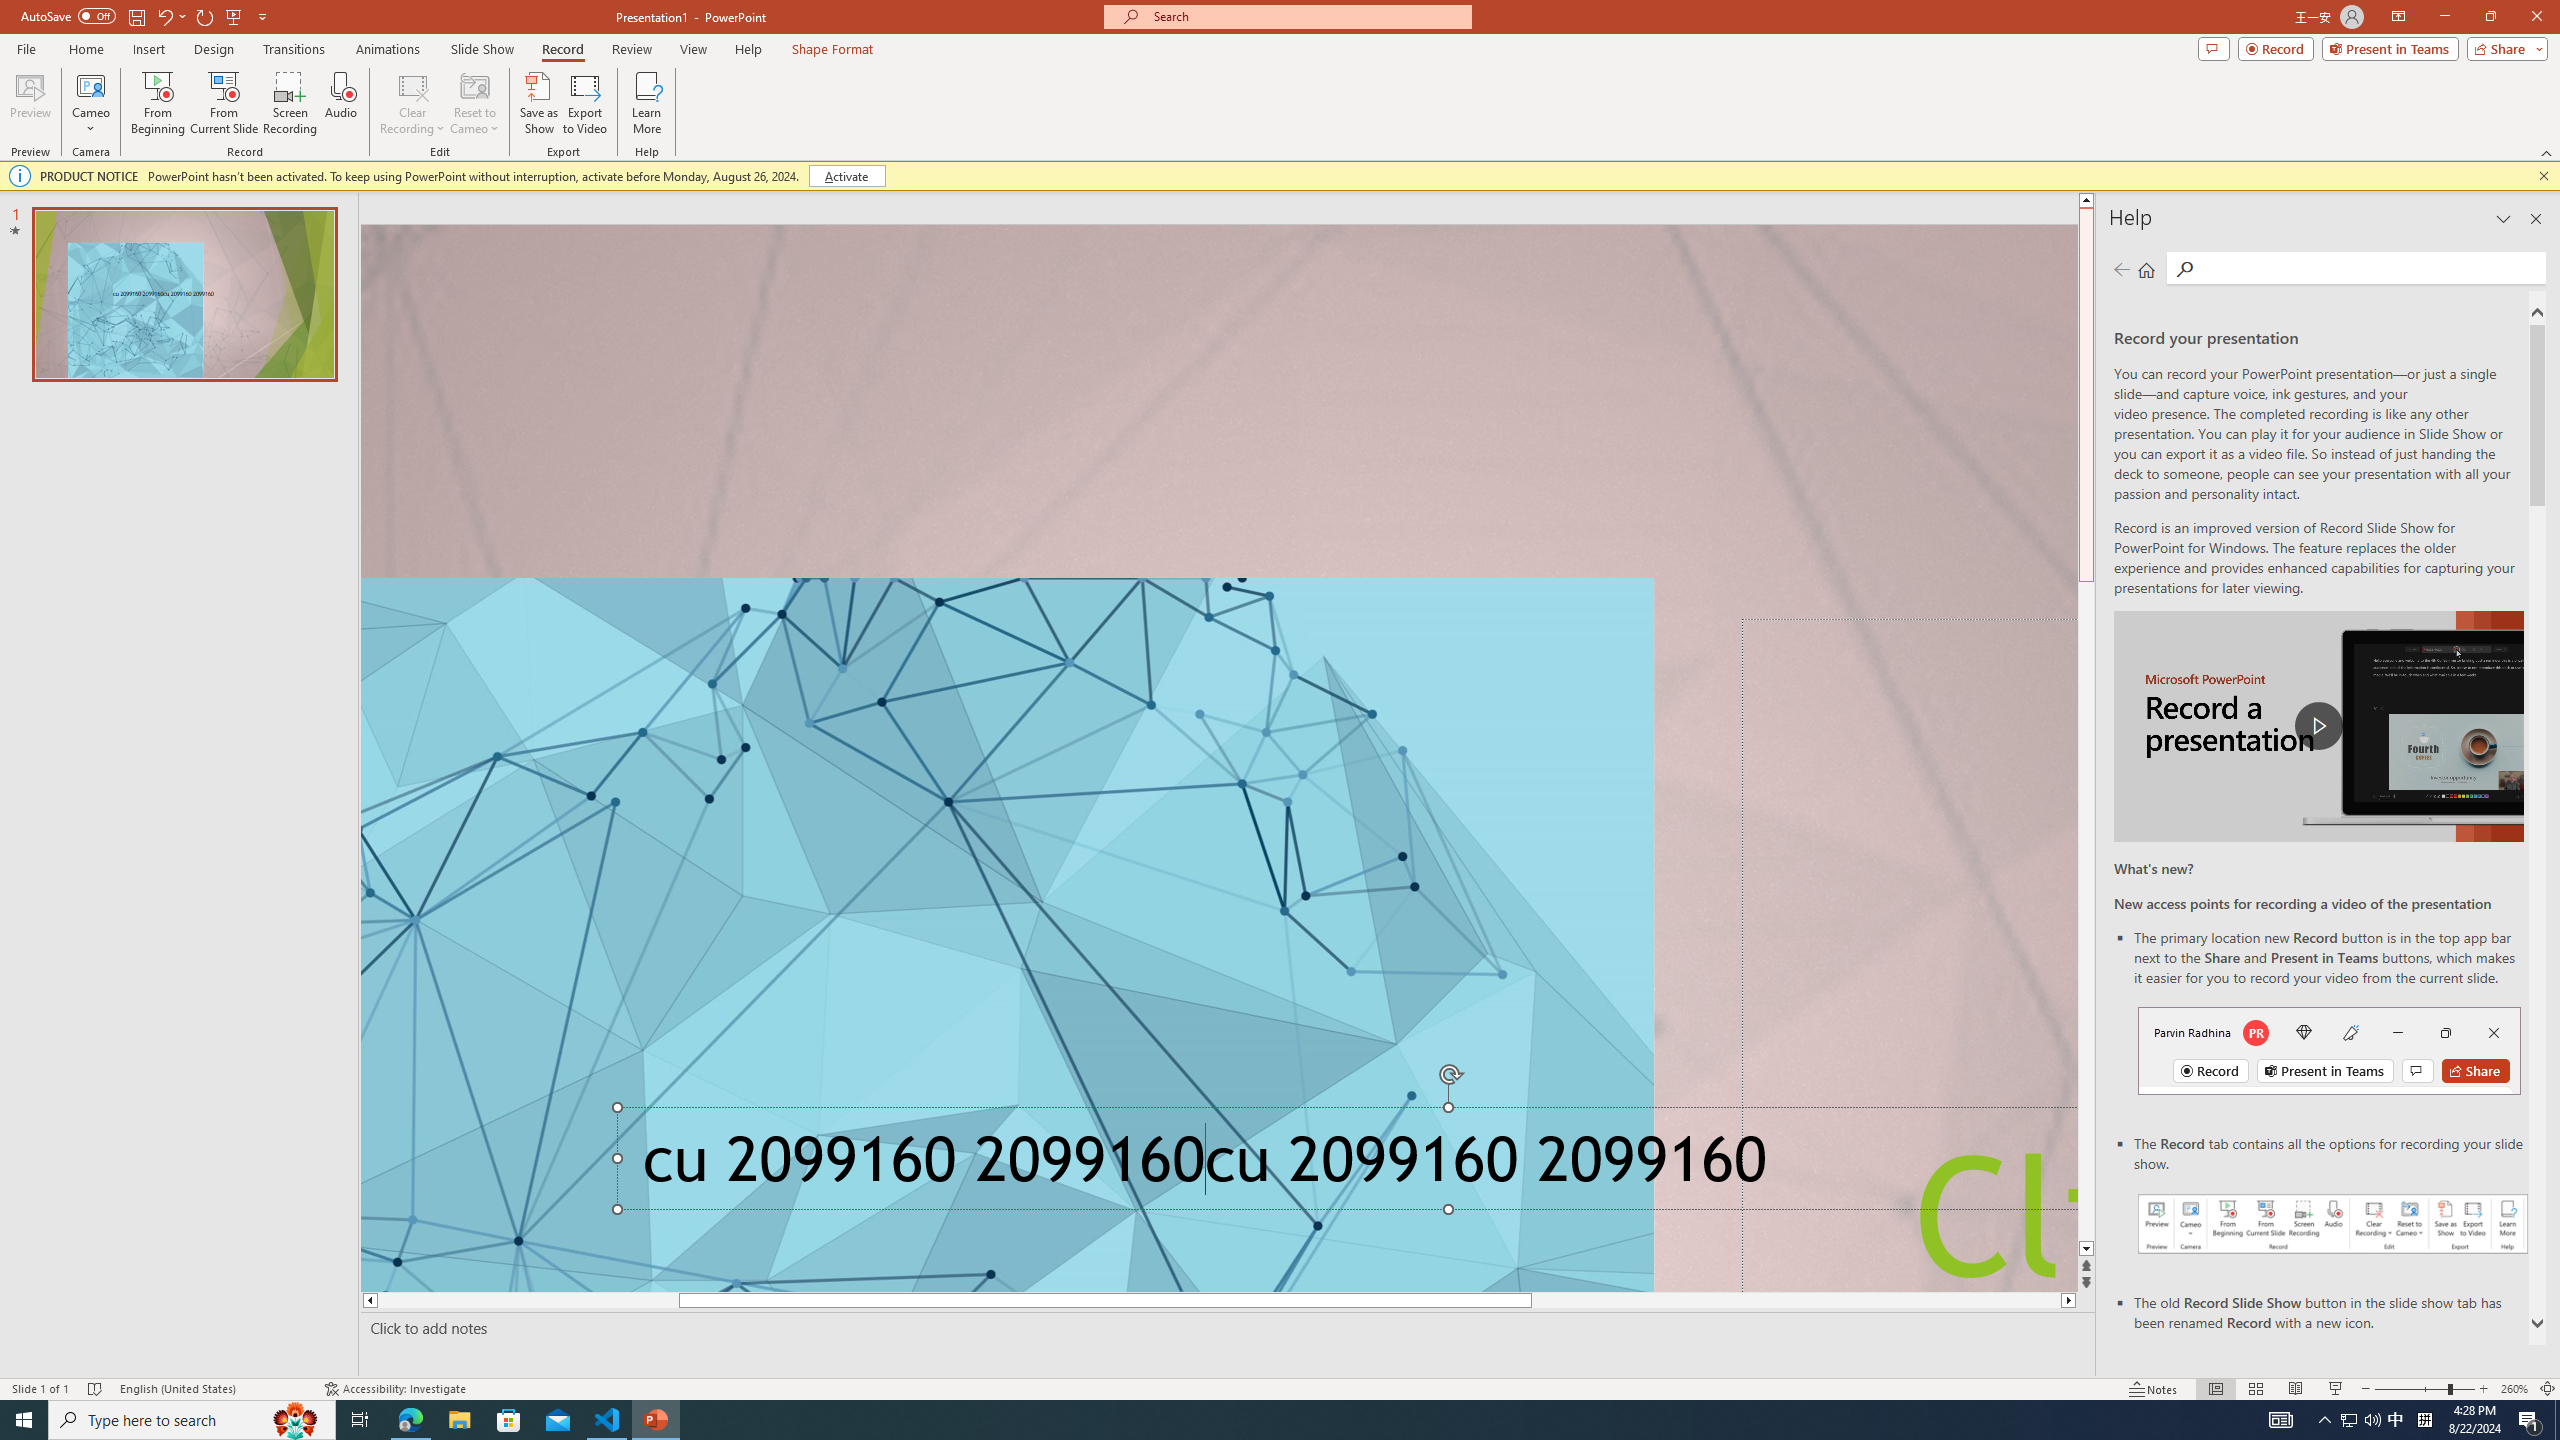 The image size is (2560, 1440). Describe the element at coordinates (2121, 268) in the screenshot. I see `'Previous page'` at that location.